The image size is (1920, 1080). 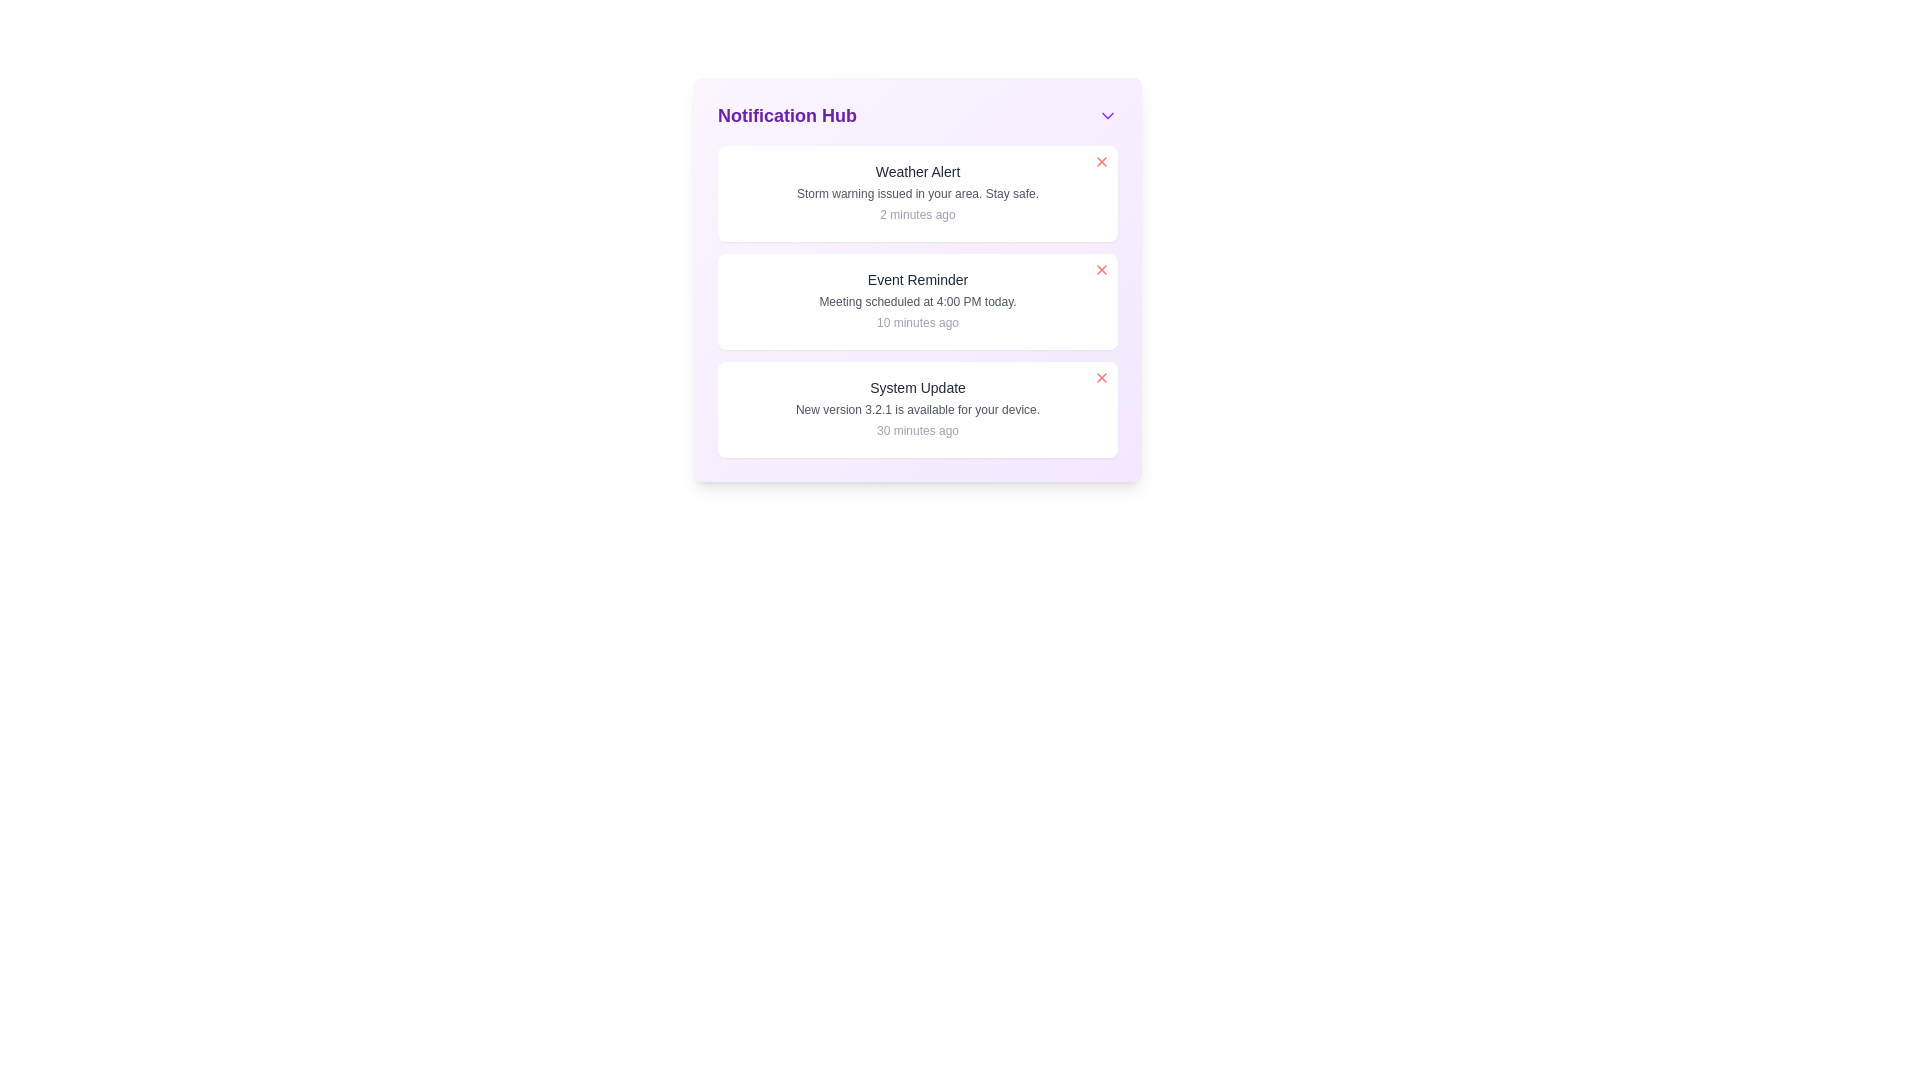 I want to click on storm warning text label located below the title 'Weather Alert' and above the timestamp '2 minutes ago' within the notification card, so click(x=916, y=193).